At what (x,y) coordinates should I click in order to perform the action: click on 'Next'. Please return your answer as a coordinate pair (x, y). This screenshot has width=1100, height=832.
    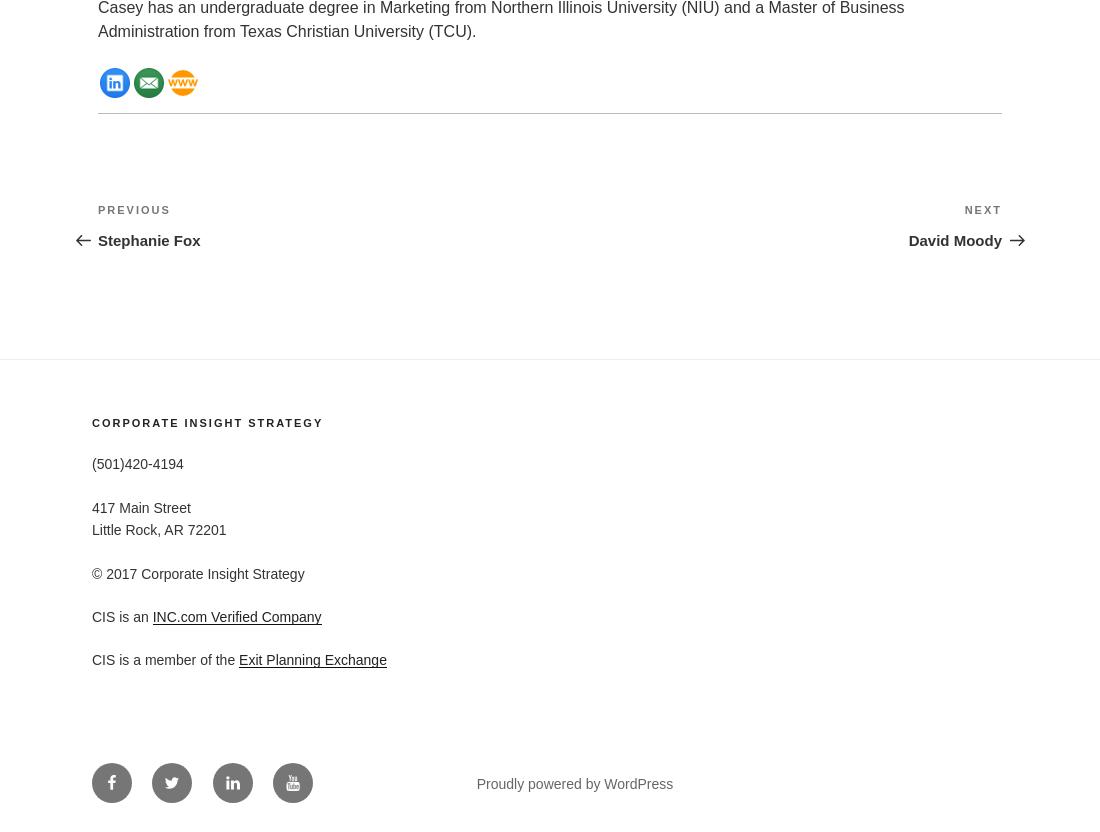
    Looking at the image, I should click on (963, 208).